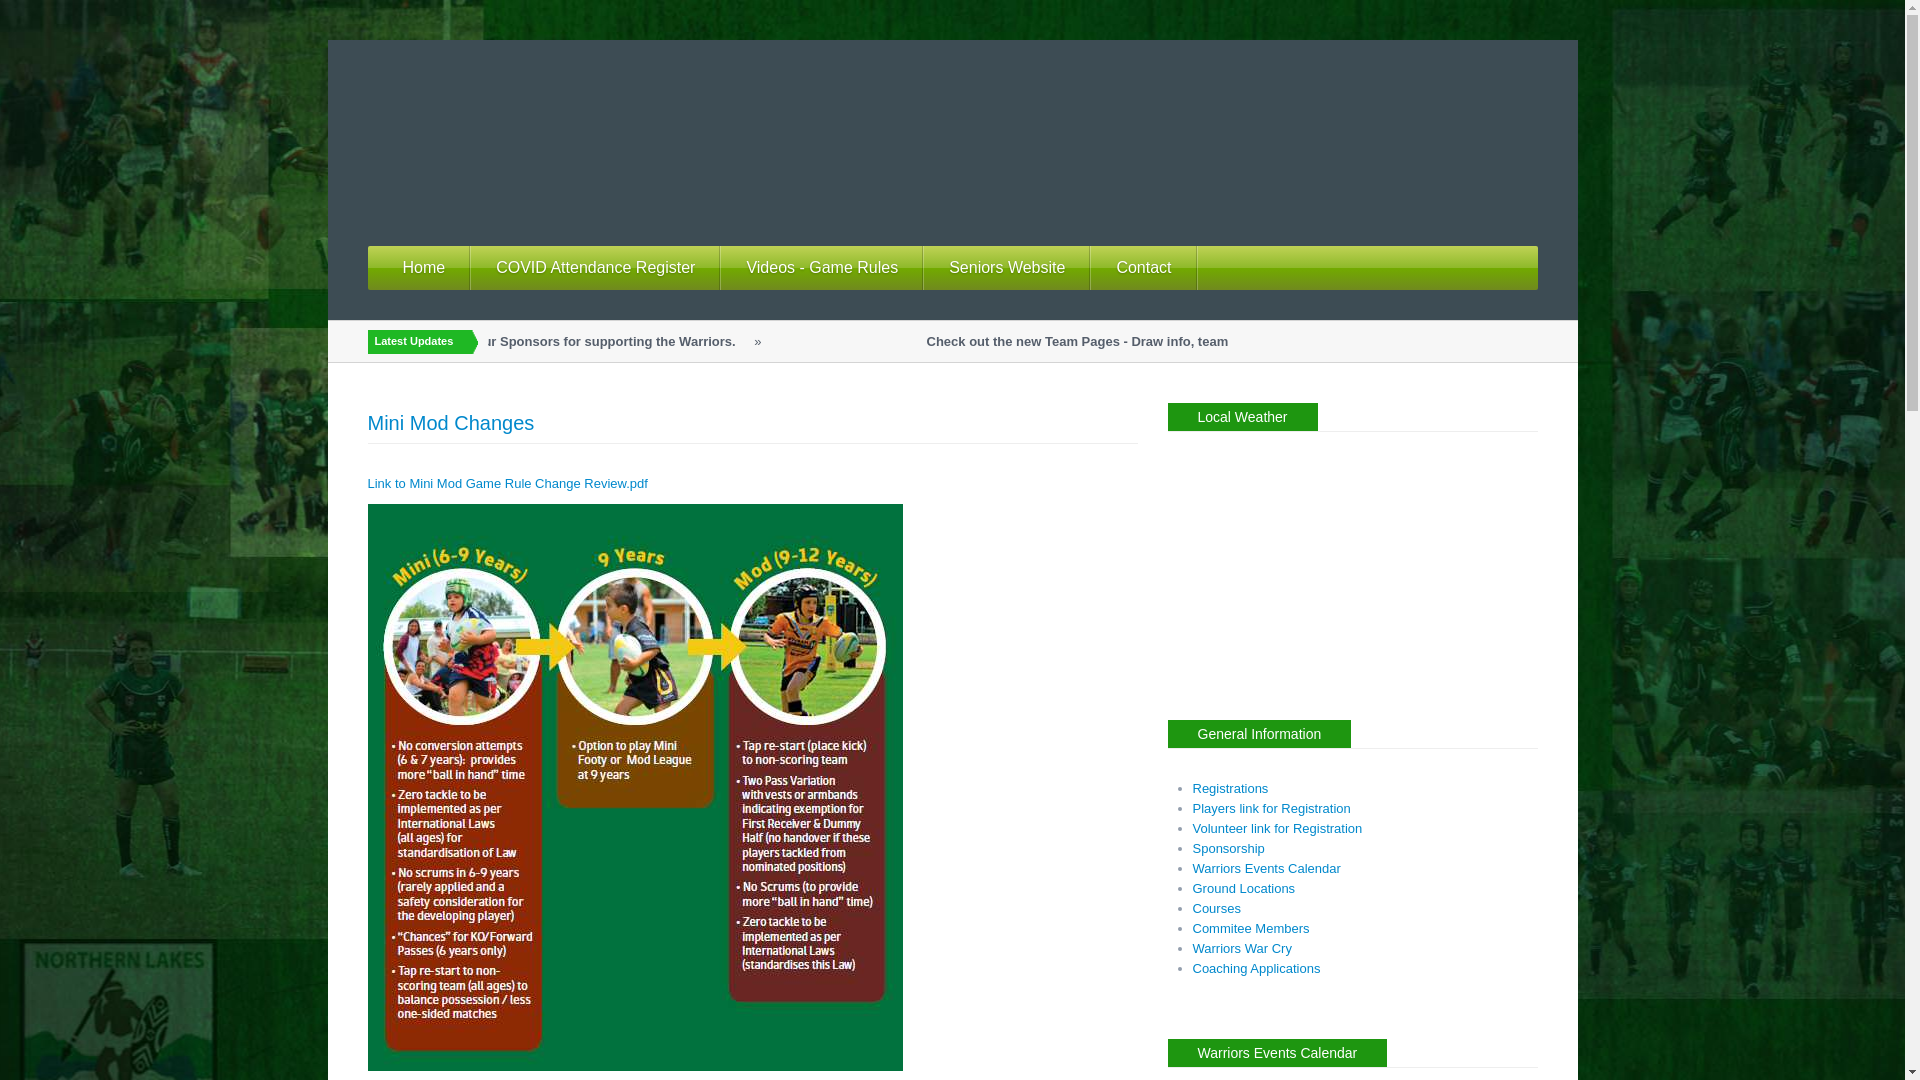 Image resolution: width=1920 pixels, height=1080 pixels. What do you see at coordinates (1143, 266) in the screenshot?
I see `'Contact'` at bounding box center [1143, 266].